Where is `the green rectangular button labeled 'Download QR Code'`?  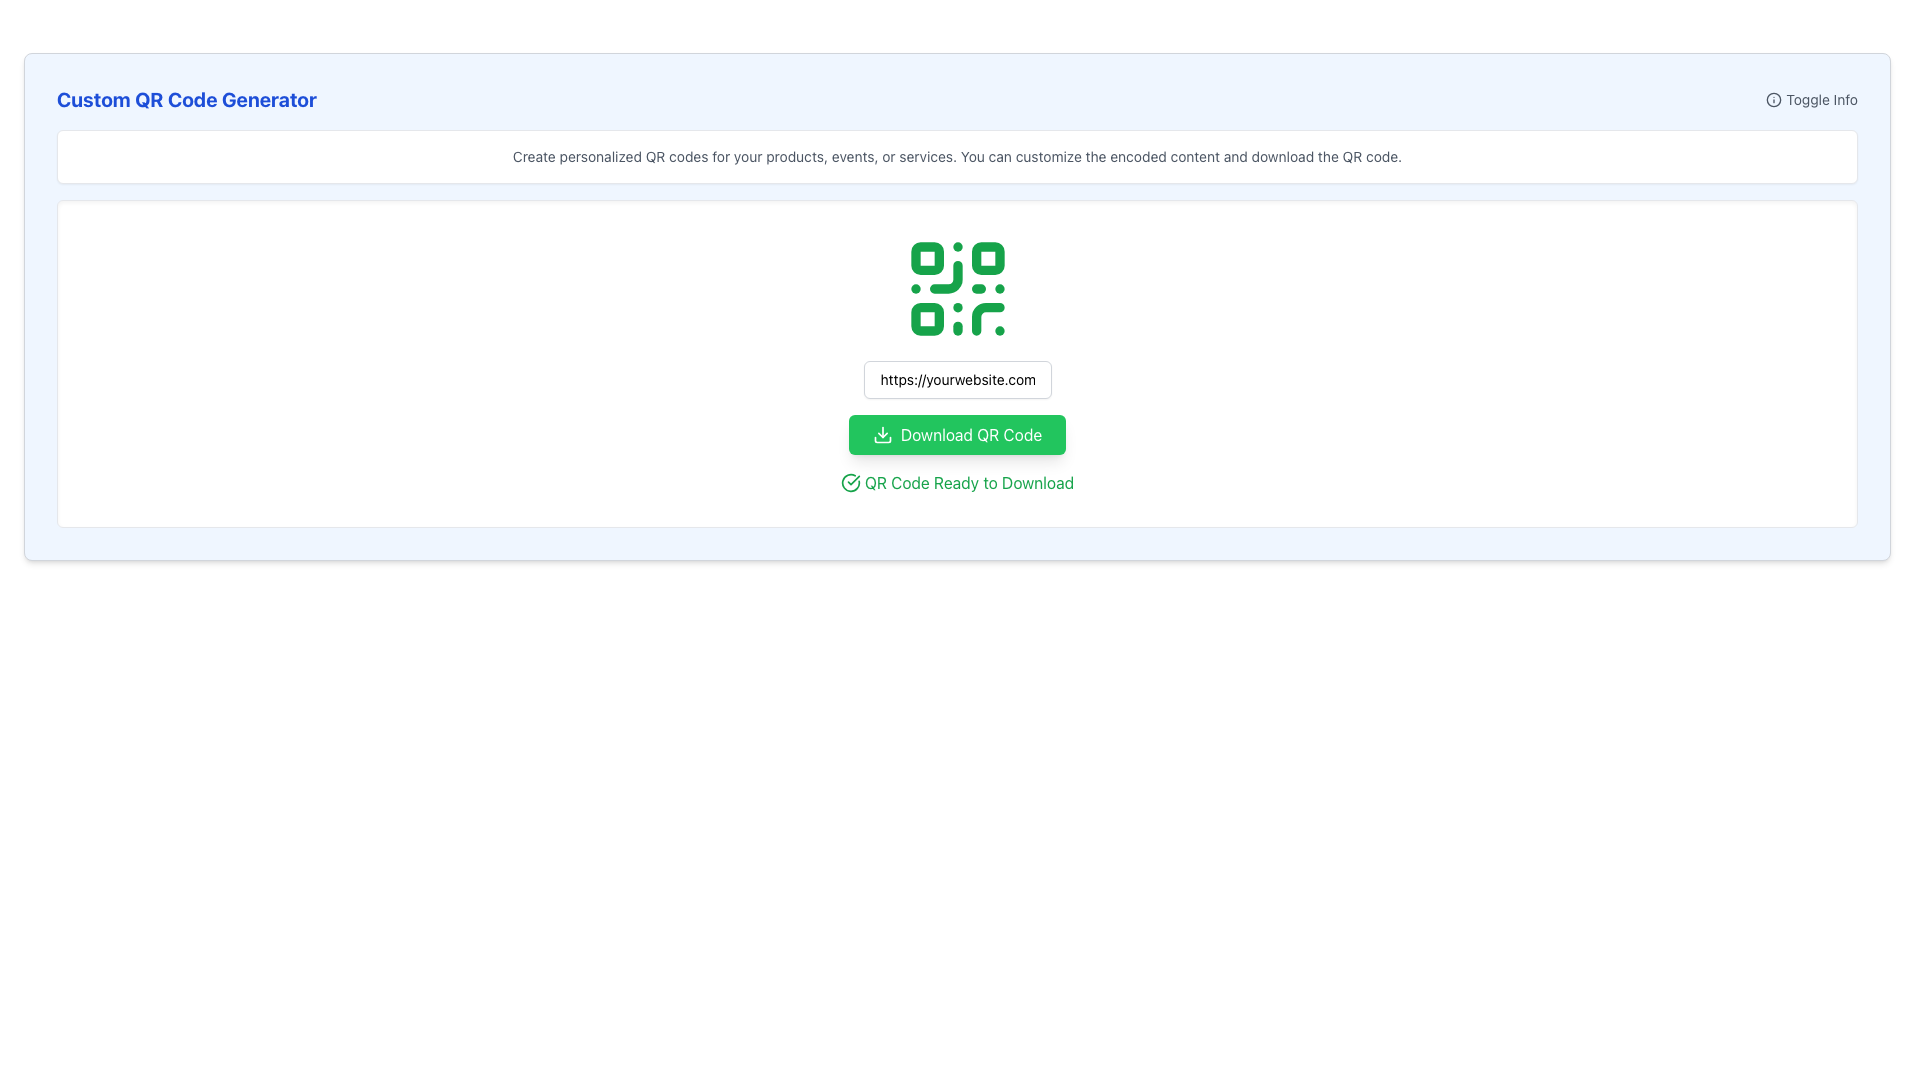 the green rectangular button labeled 'Download QR Code' is located at coordinates (881, 434).